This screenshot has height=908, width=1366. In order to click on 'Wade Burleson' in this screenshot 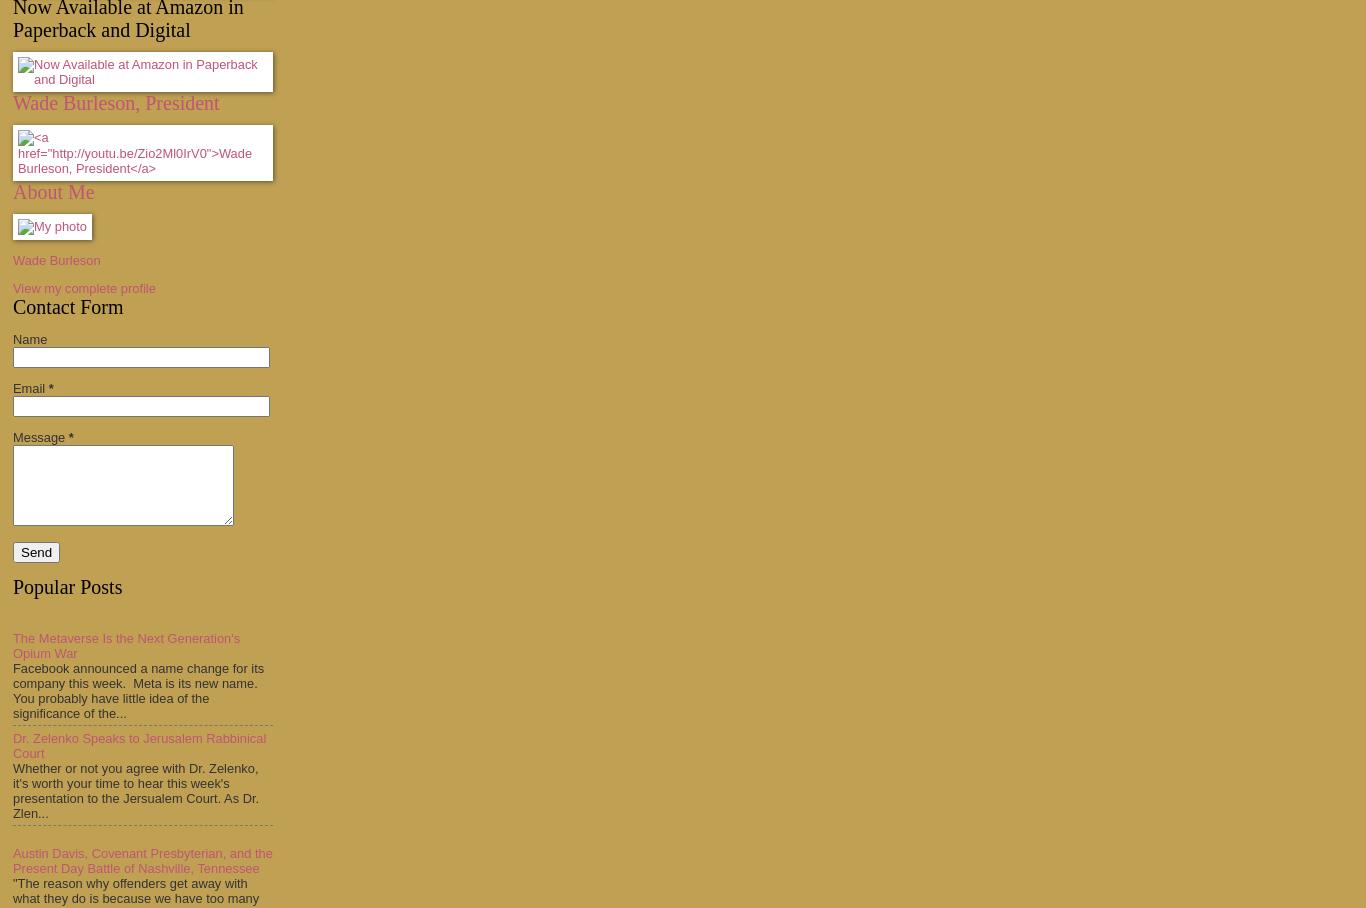, I will do `click(56, 259)`.